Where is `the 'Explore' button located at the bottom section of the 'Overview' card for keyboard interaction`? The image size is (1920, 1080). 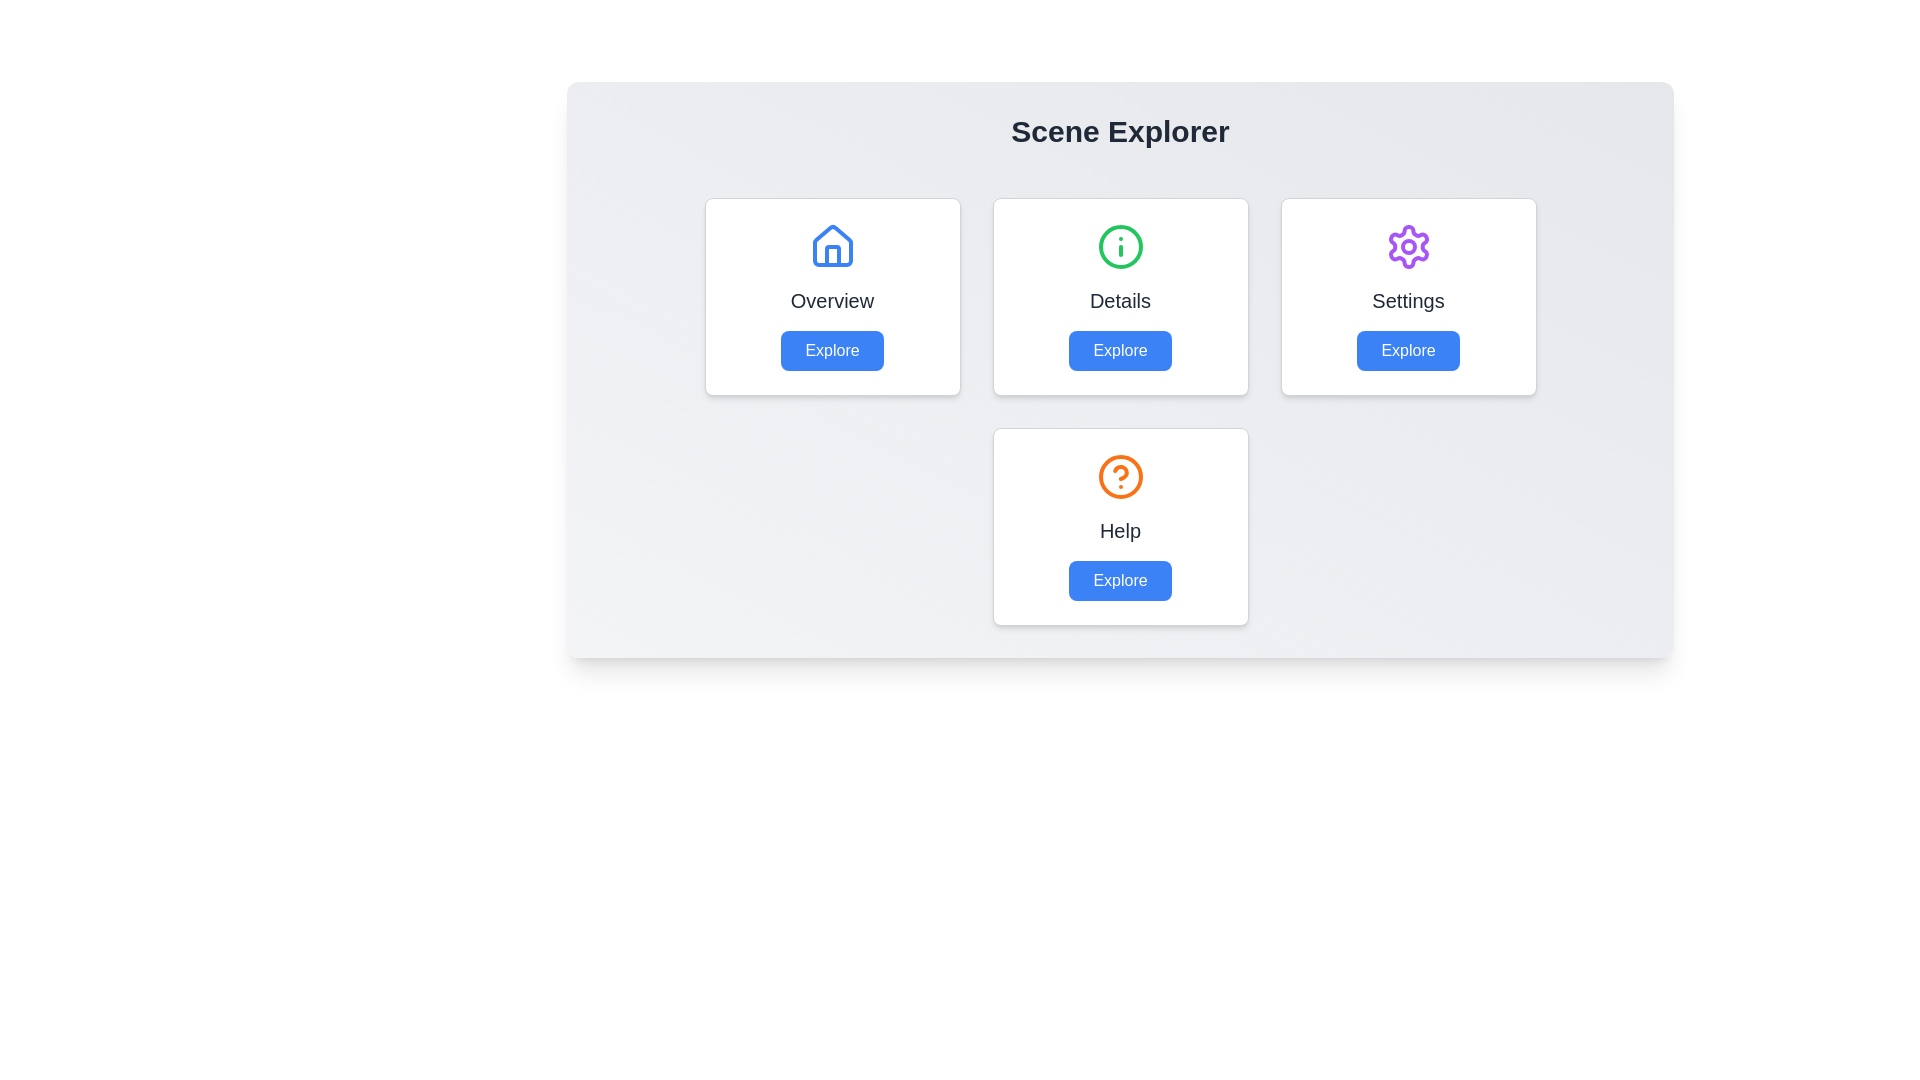
the 'Explore' button located at the bottom section of the 'Overview' card for keyboard interaction is located at coordinates (832, 350).